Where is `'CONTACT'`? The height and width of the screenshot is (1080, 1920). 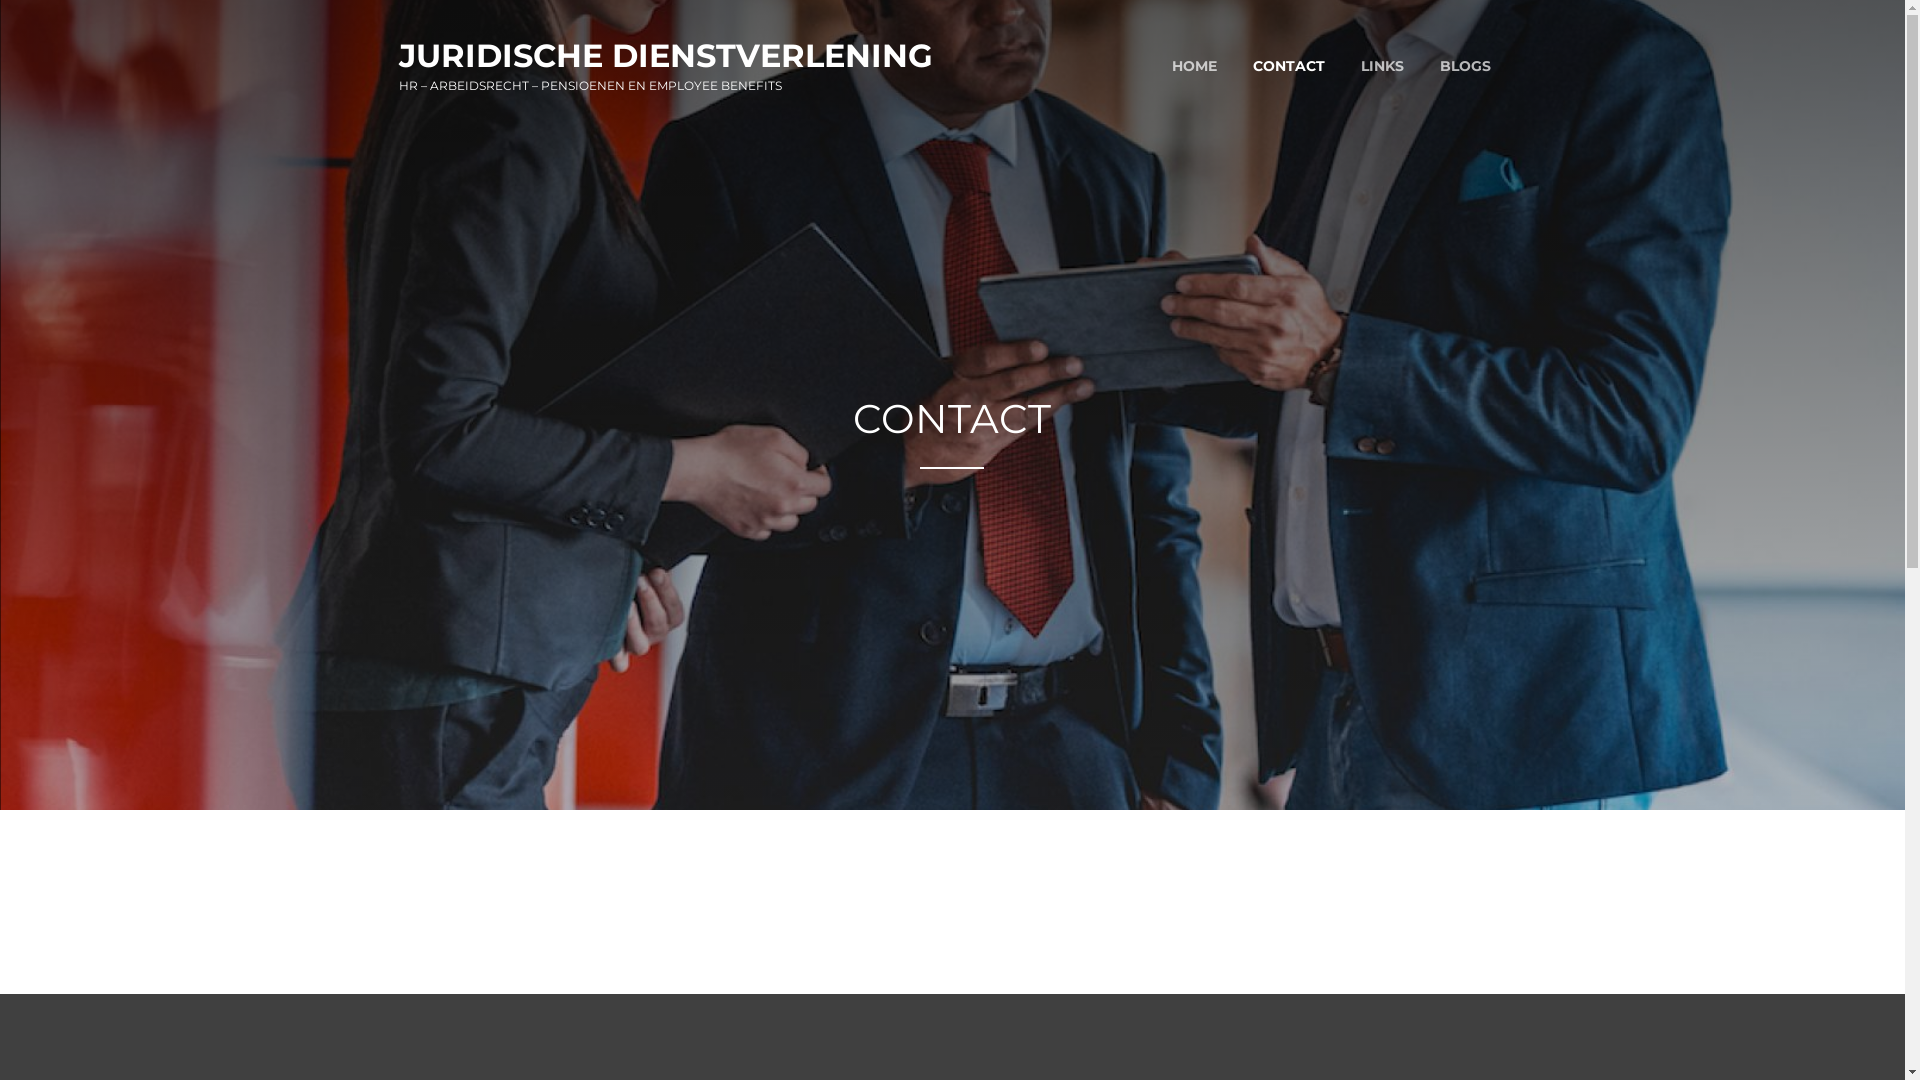
'CONTACT' is located at coordinates (1235, 65).